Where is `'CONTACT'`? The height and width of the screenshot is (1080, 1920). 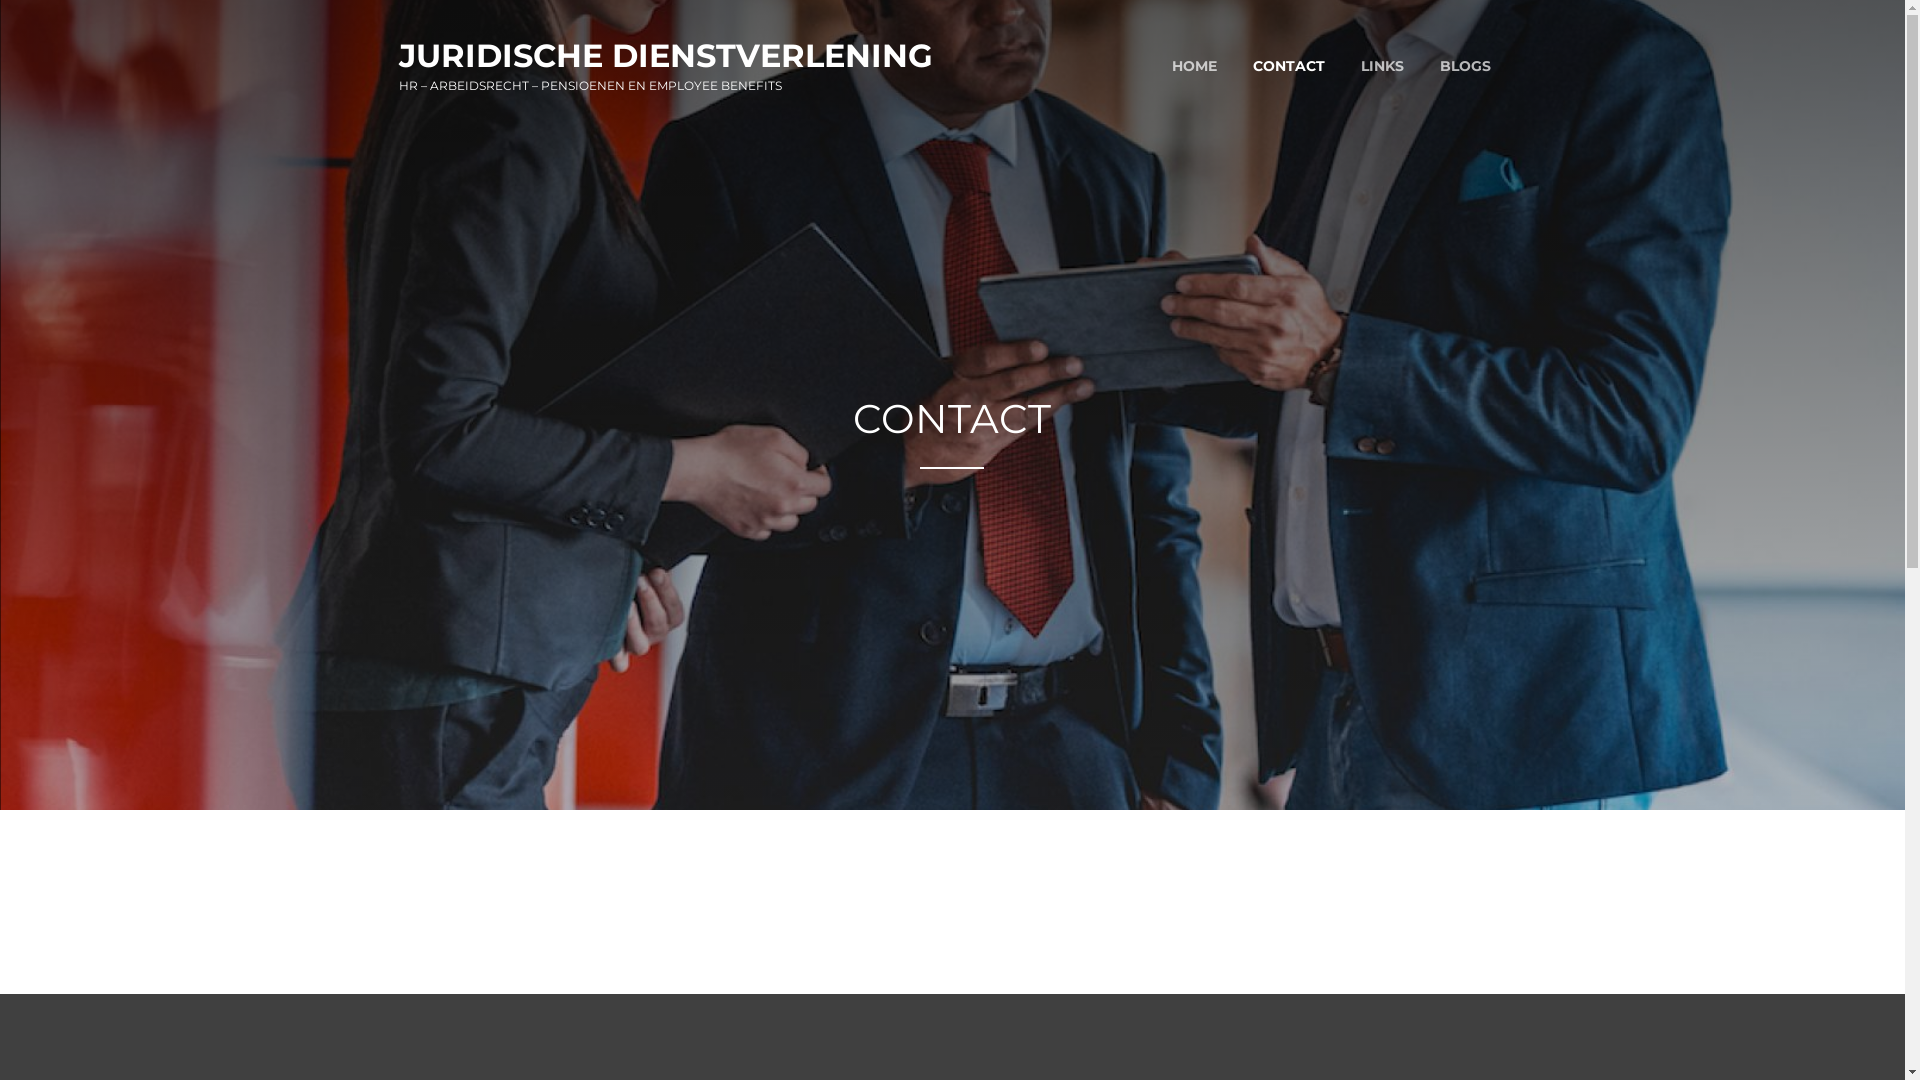
'CONTACT' is located at coordinates (1235, 65).